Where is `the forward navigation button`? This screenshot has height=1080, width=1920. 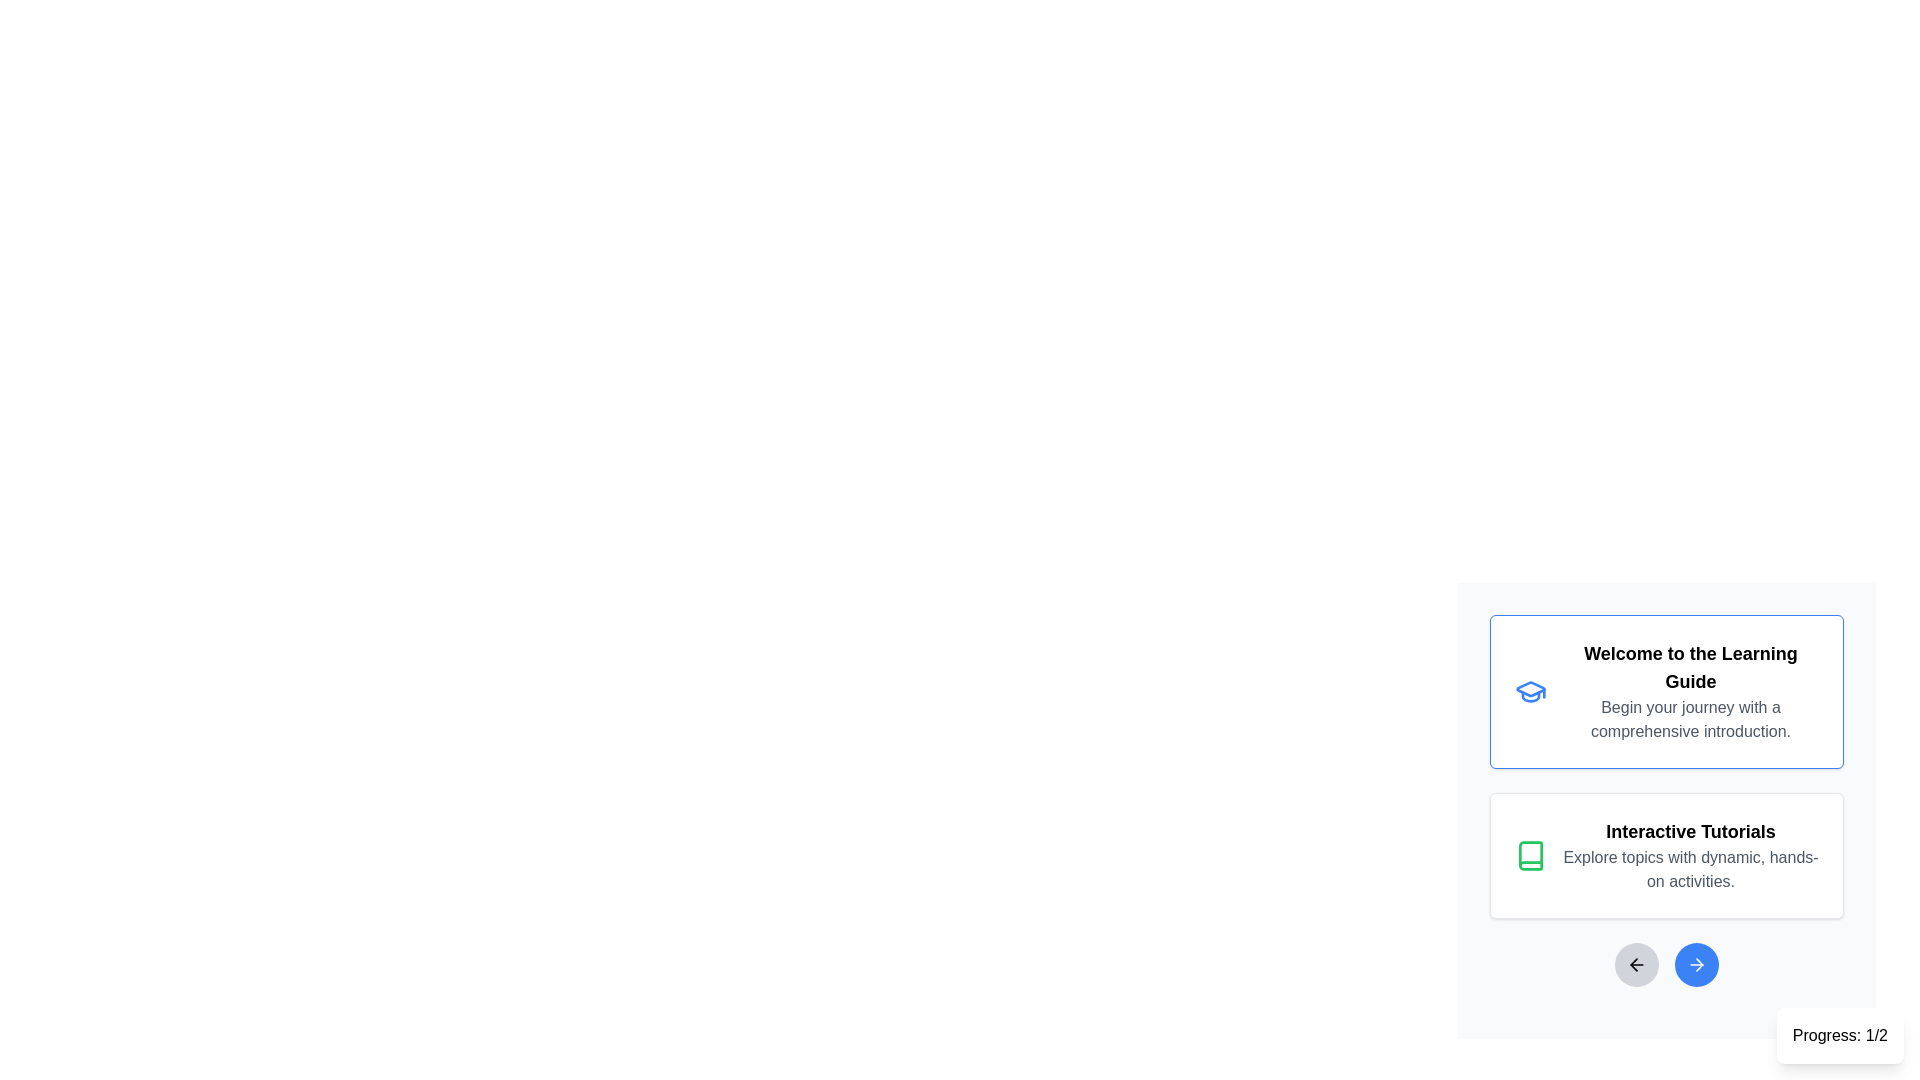
the forward navigation button is located at coordinates (1696, 963).